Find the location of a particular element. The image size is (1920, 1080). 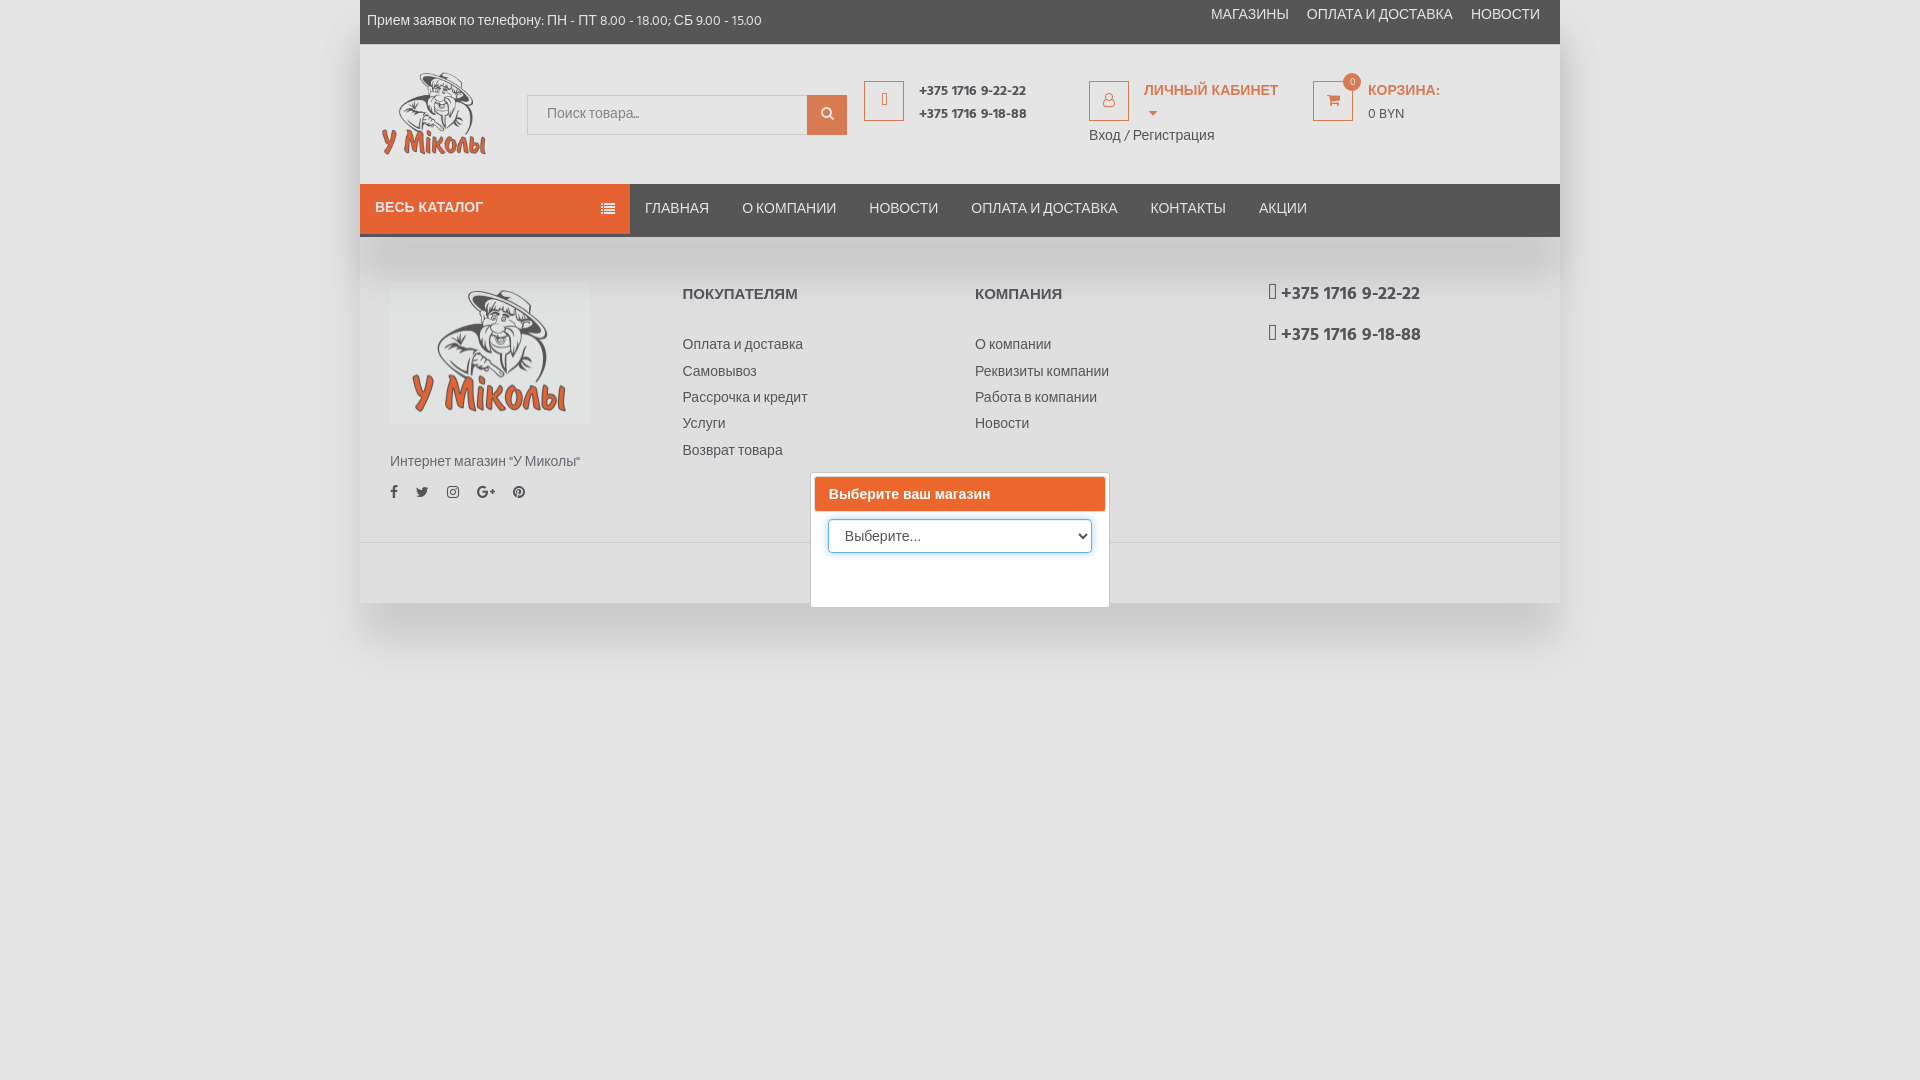

'+375 1716 9-18-88' is located at coordinates (1349, 334).